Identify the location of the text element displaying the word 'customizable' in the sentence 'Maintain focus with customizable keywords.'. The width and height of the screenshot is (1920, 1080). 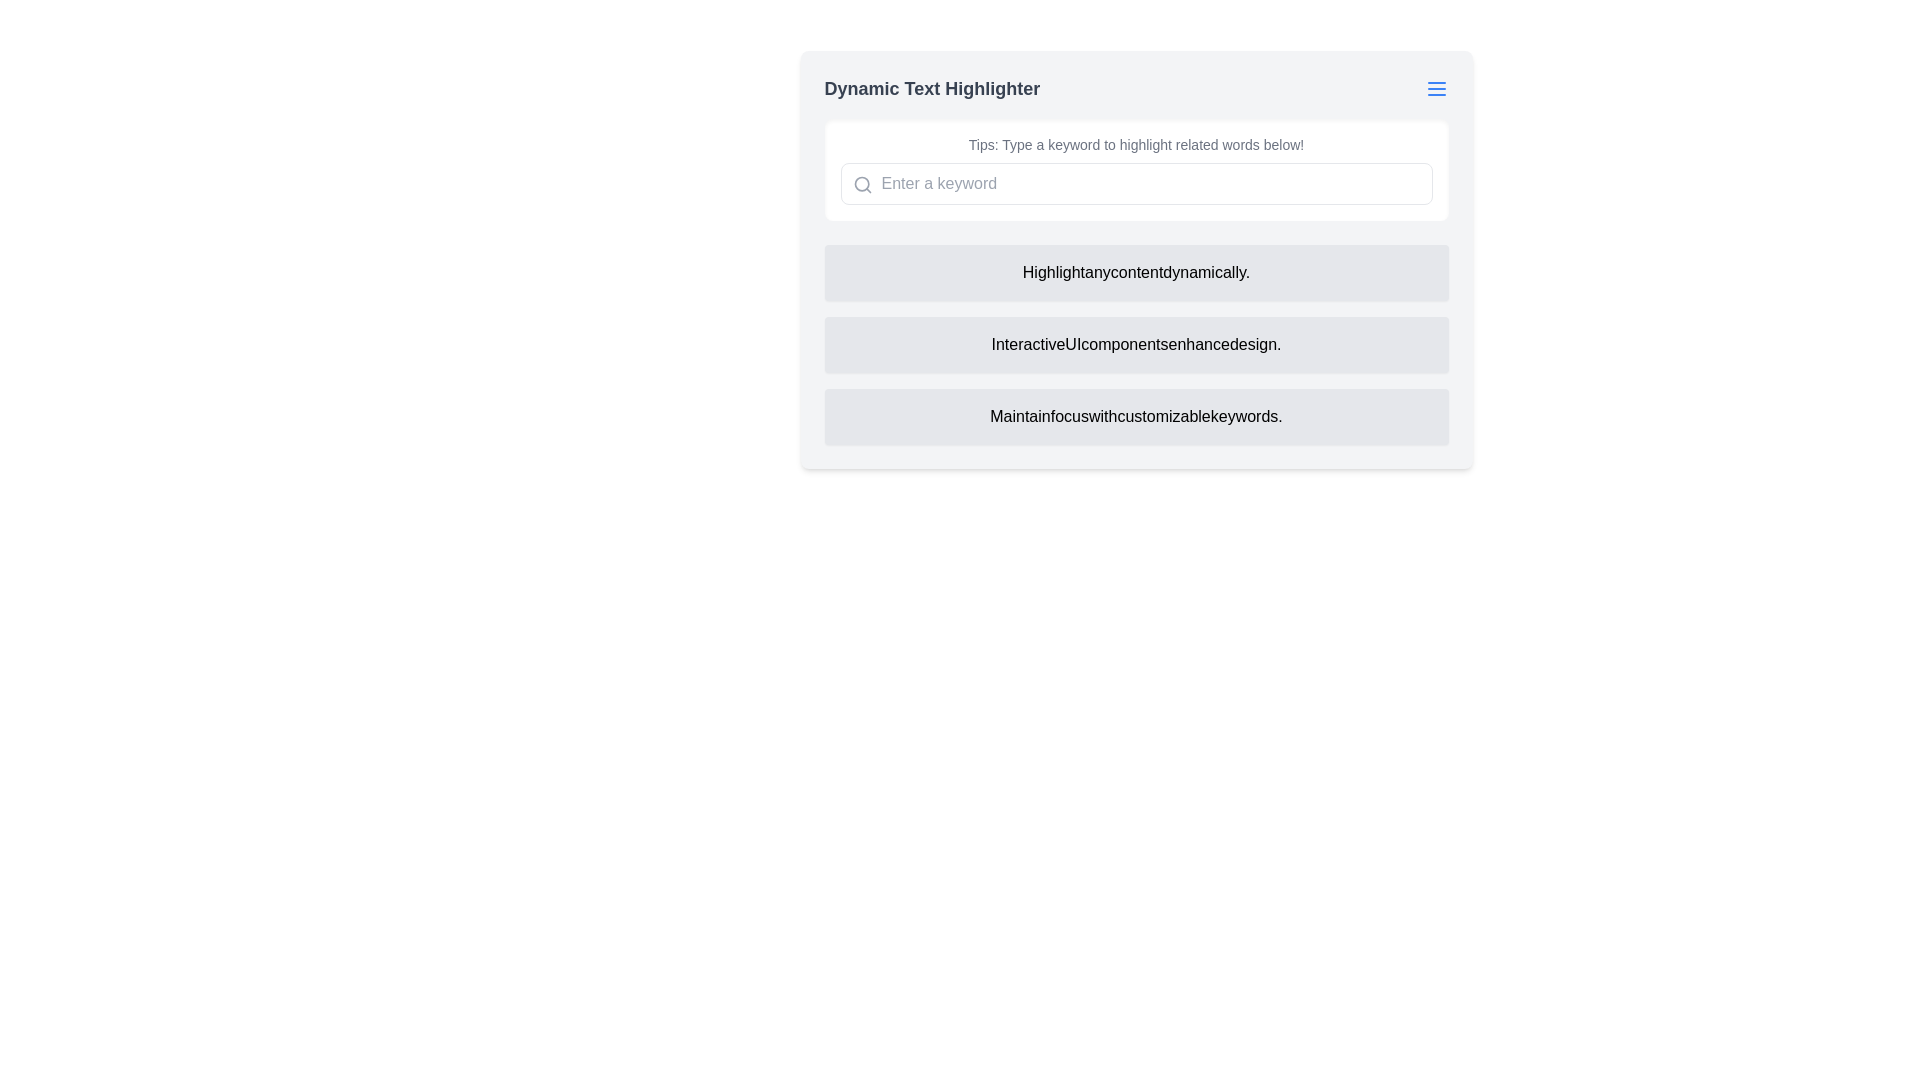
(1164, 415).